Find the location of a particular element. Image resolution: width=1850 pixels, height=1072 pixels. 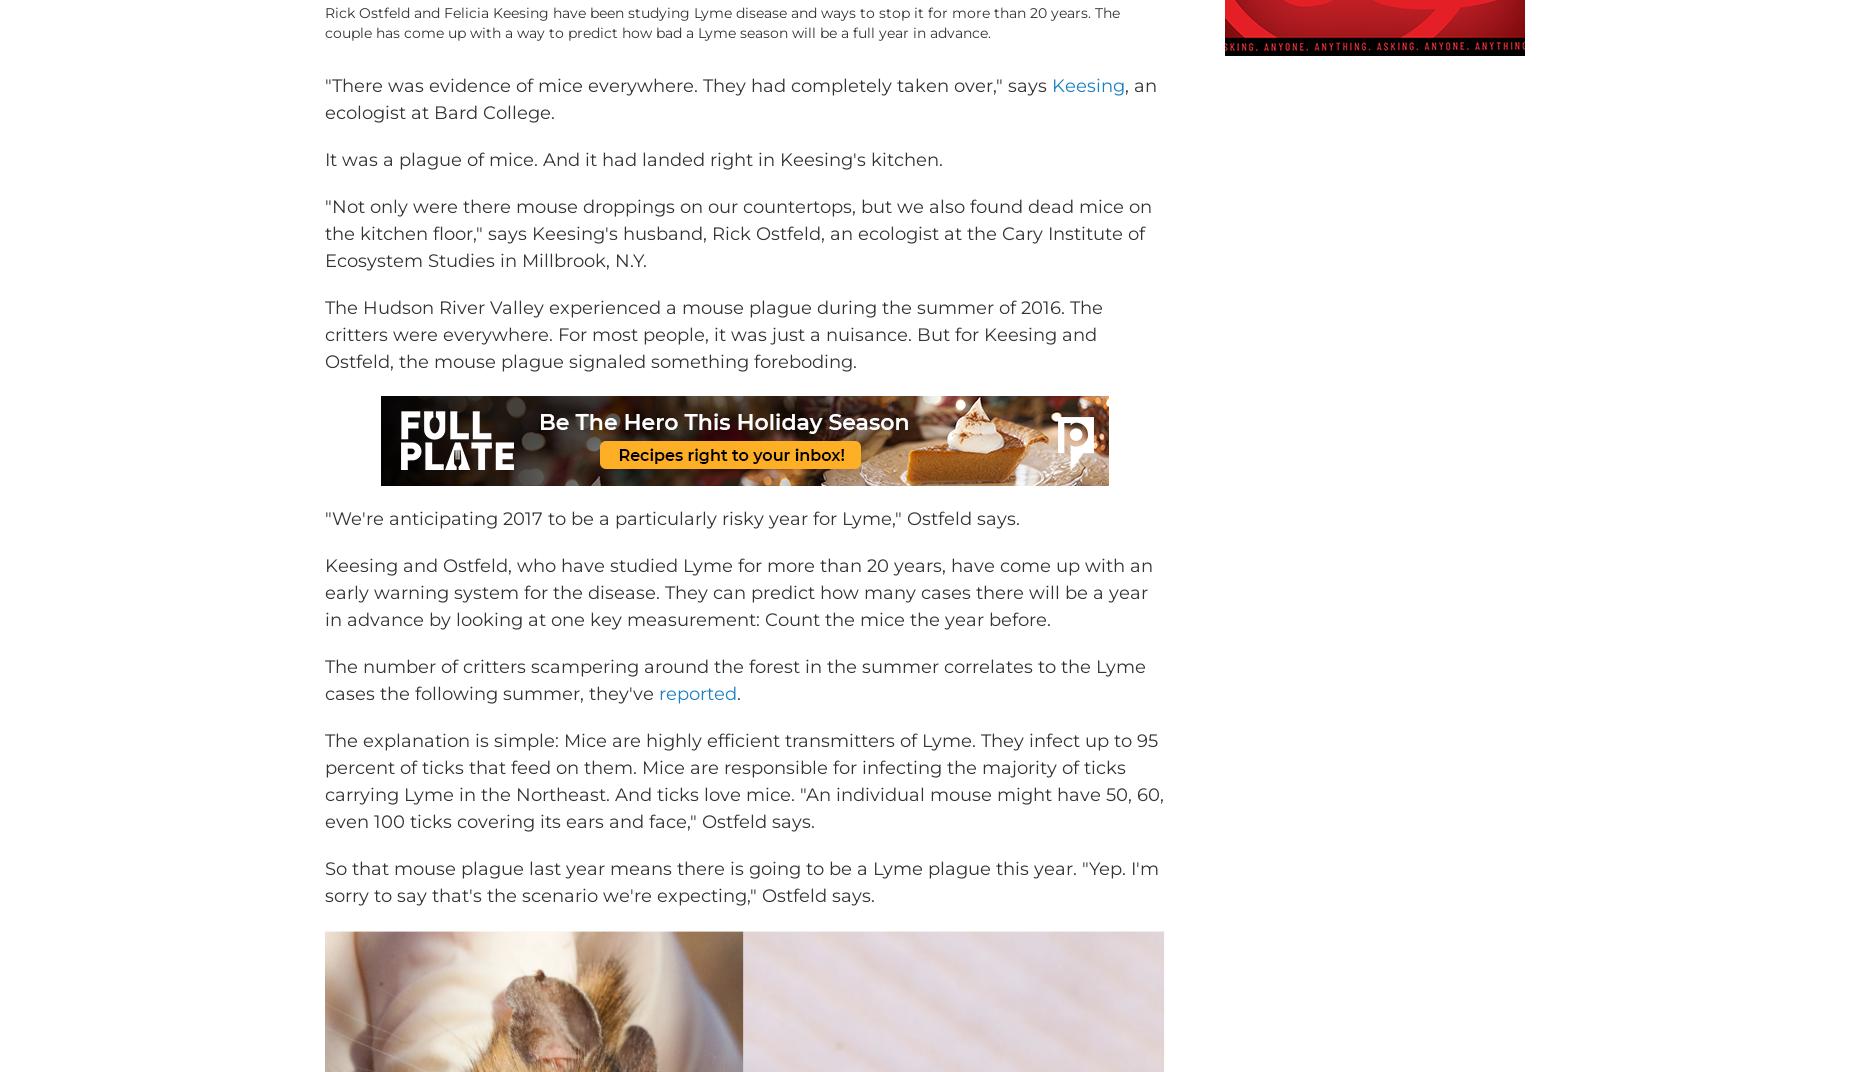

'Rick Ostfeld and Felicia Keesing have been studying Lyme disease and ways to stop it for more than 20 years. The couple has come up with a way to predict how bad a Lyme season will be a full year in advance.' is located at coordinates (722, 50).